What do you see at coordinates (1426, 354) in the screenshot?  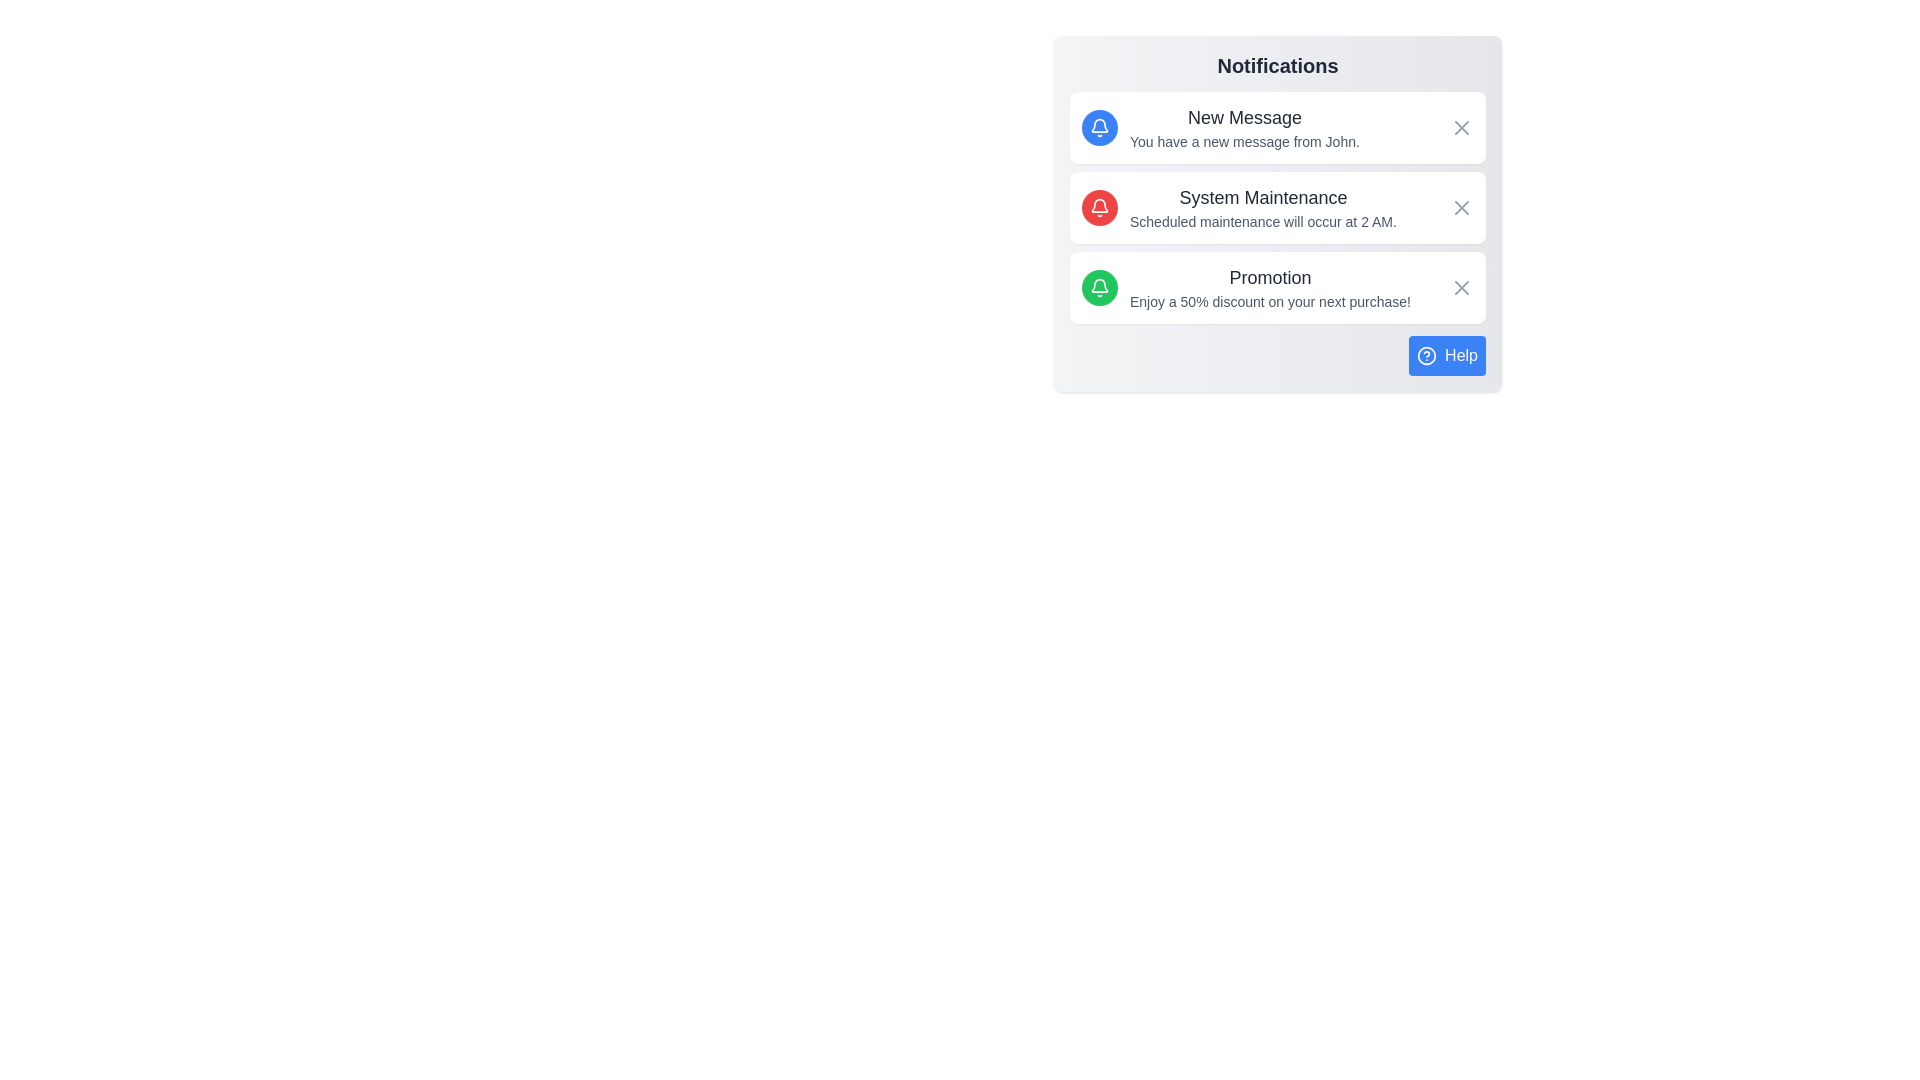 I see `the help icon located on the blue button labeled 'Help' at the bottom-right of the notification panel` at bounding box center [1426, 354].